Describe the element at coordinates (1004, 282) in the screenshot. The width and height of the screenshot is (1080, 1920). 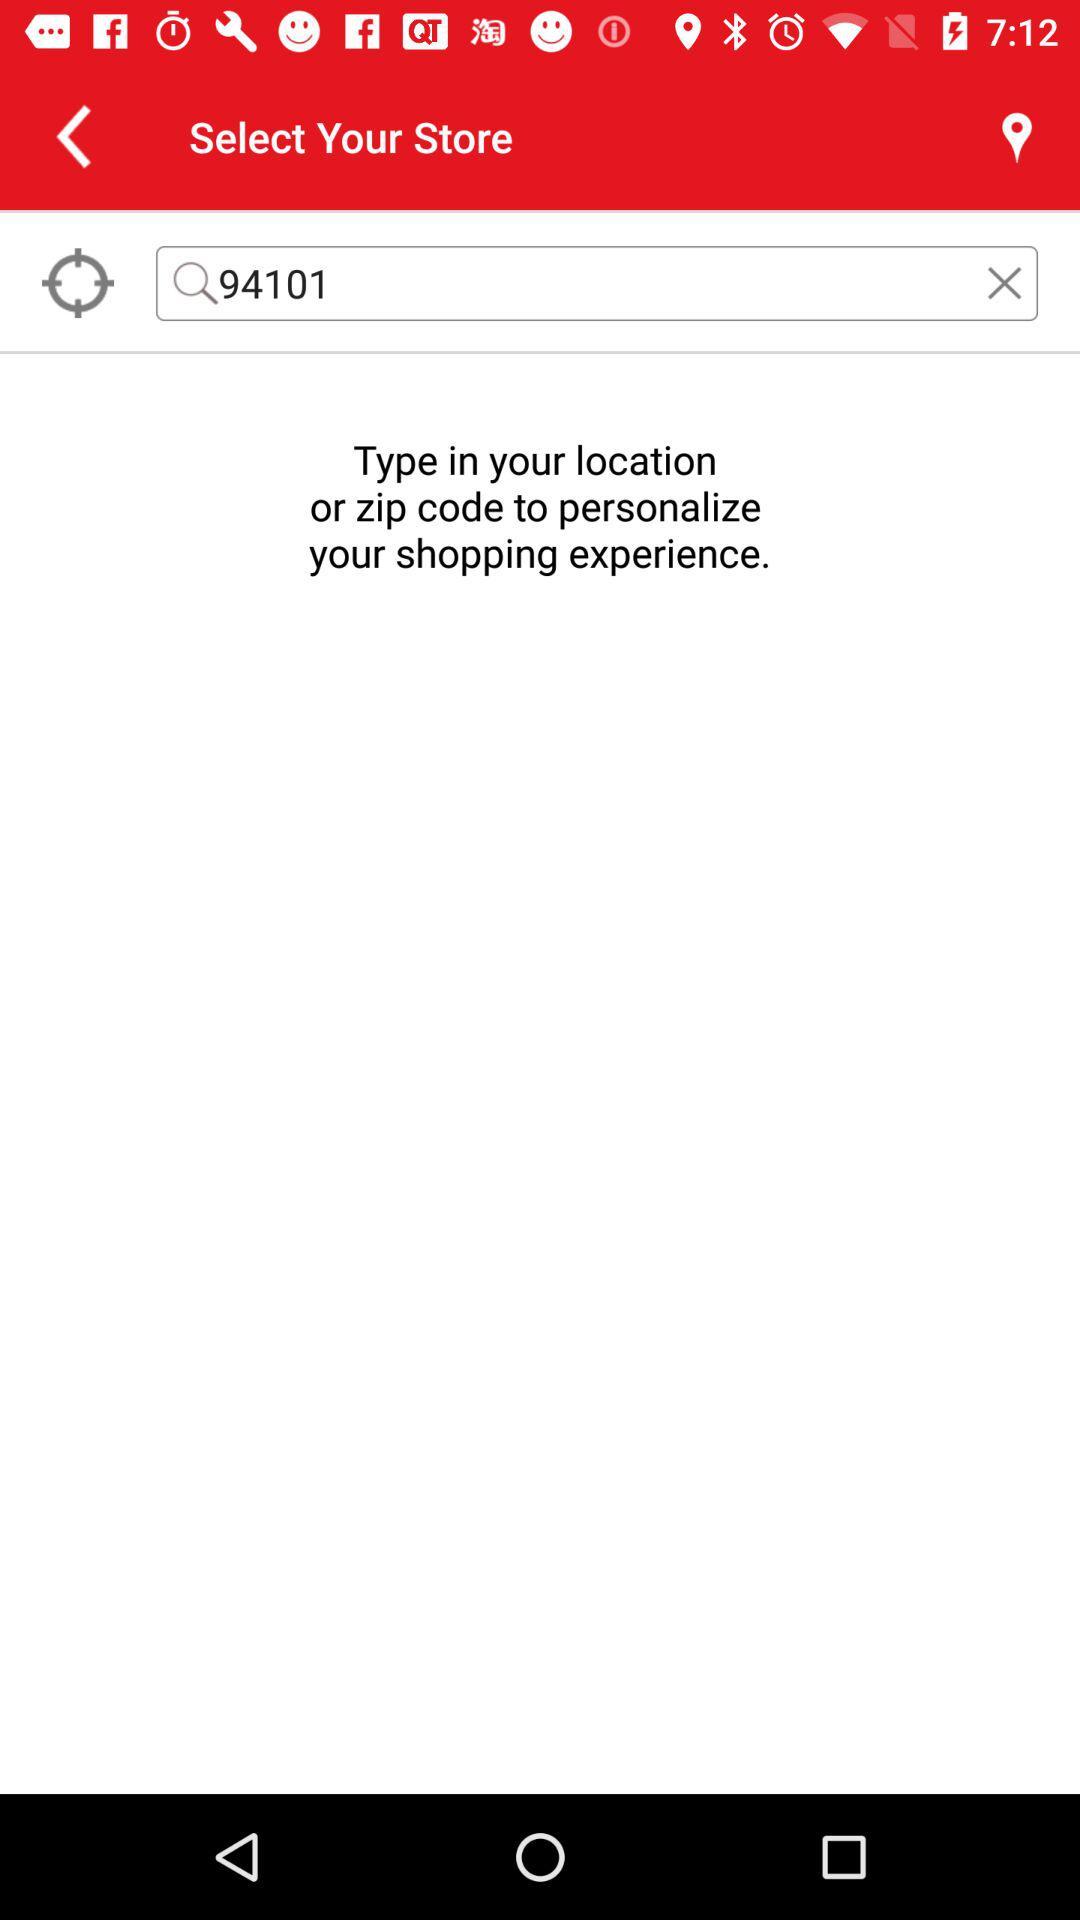
I see `the close icon` at that location.